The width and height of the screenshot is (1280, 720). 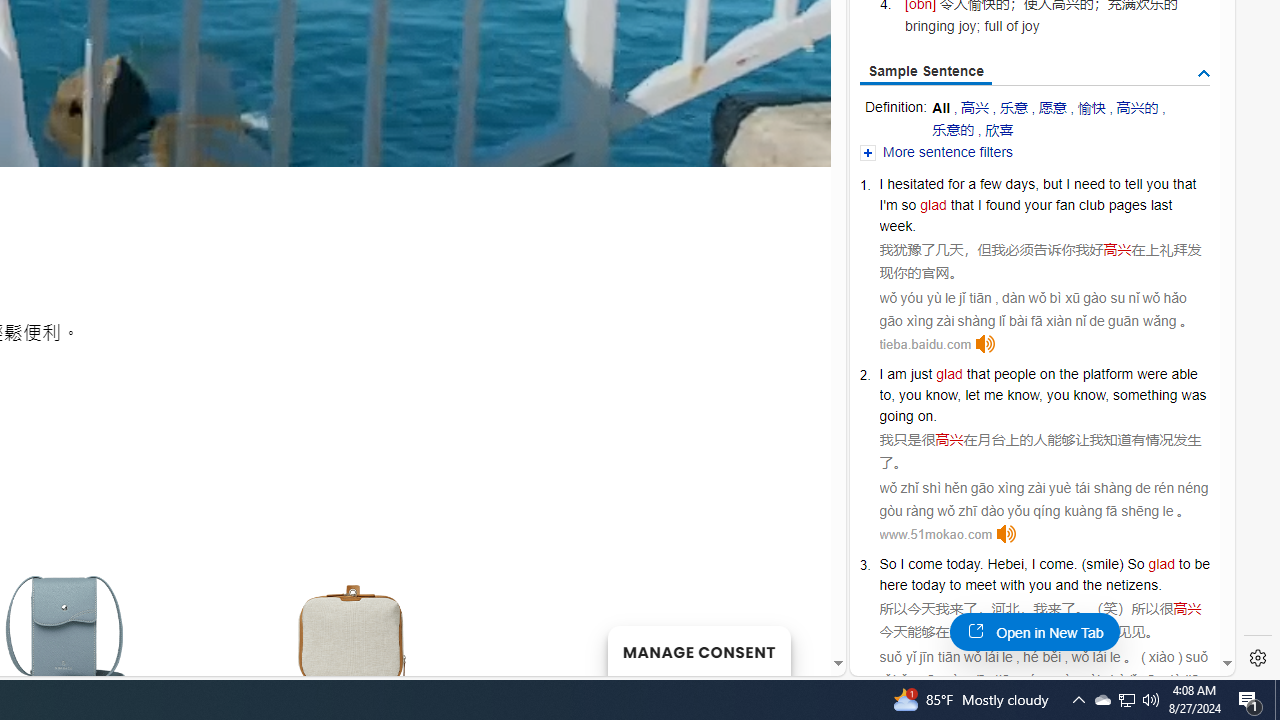 I want to click on 'was', so click(x=1194, y=395).